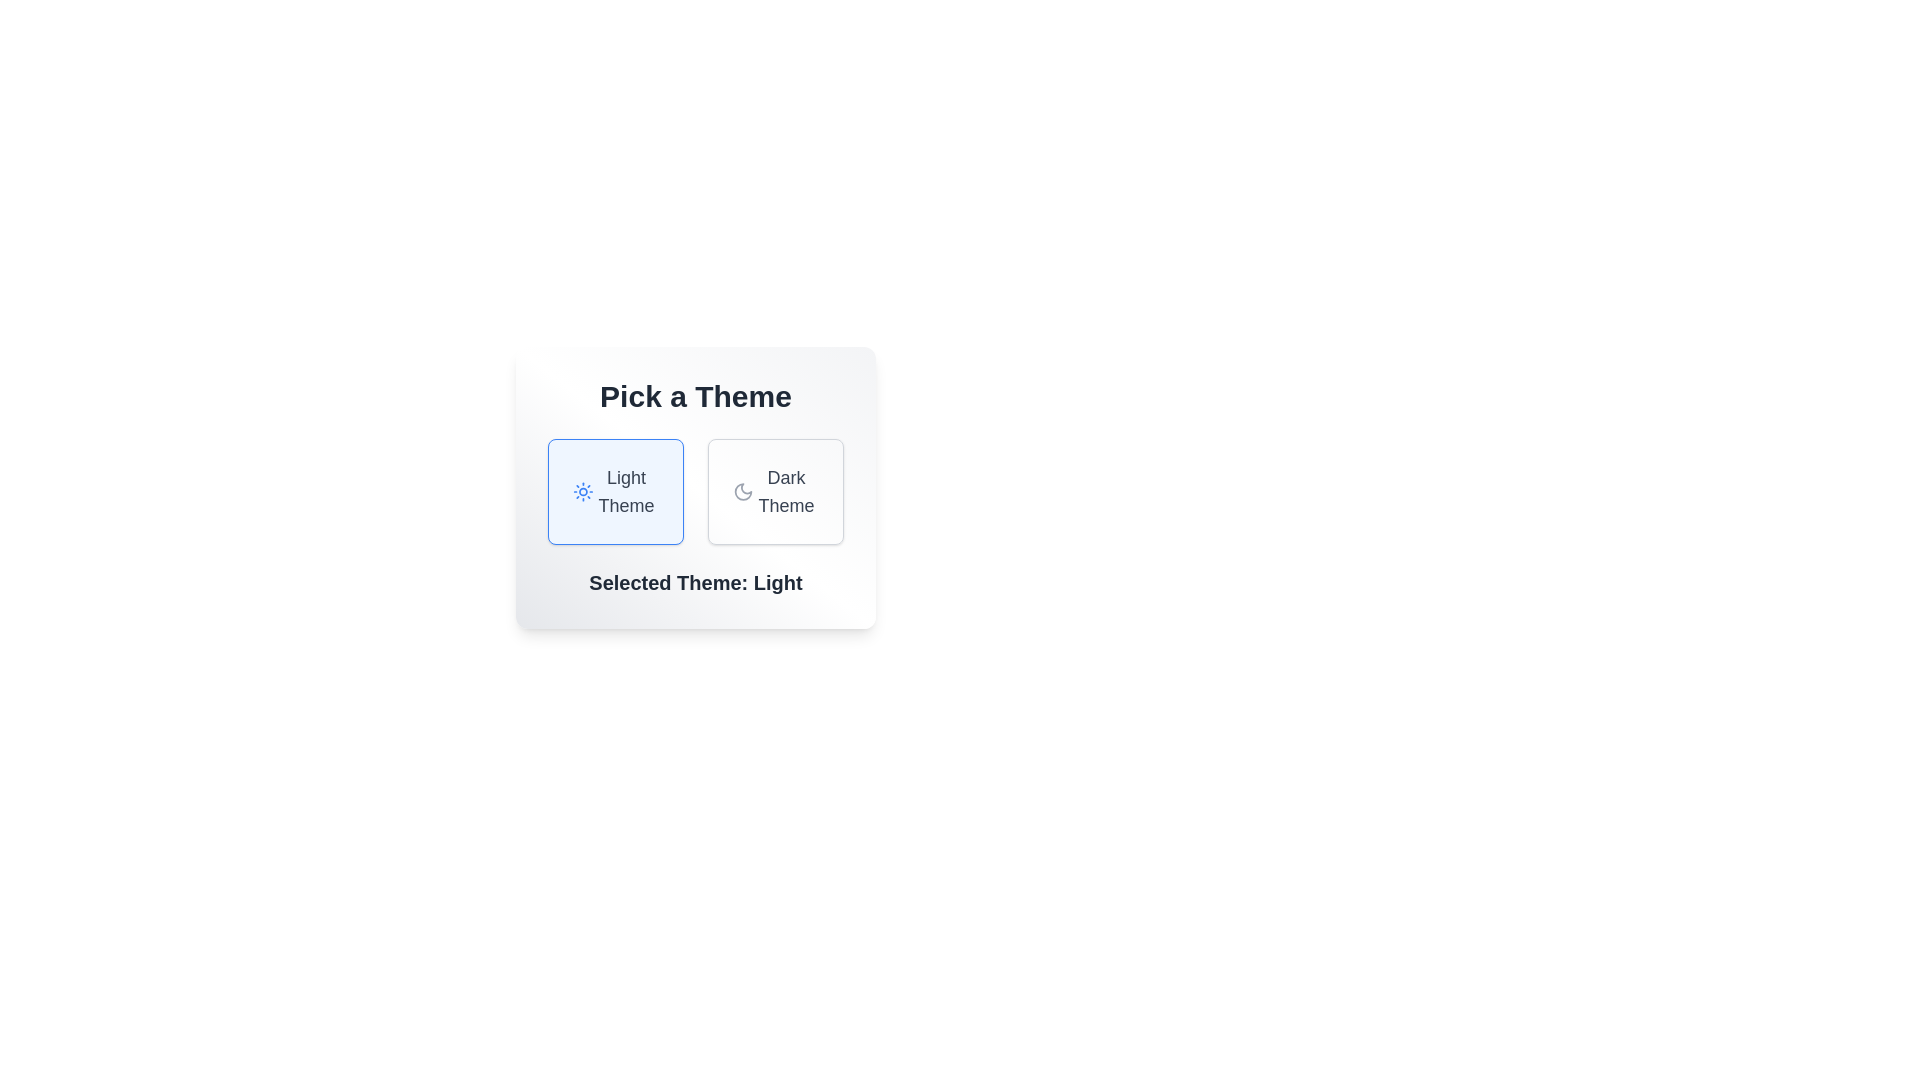 Image resolution: width=1920 pixels, height=1080 pixels. I want to click on static text that displays the currently selected theme, located at the bottom of the card section under the heading 'Pick a Theme', so click(696, 582).